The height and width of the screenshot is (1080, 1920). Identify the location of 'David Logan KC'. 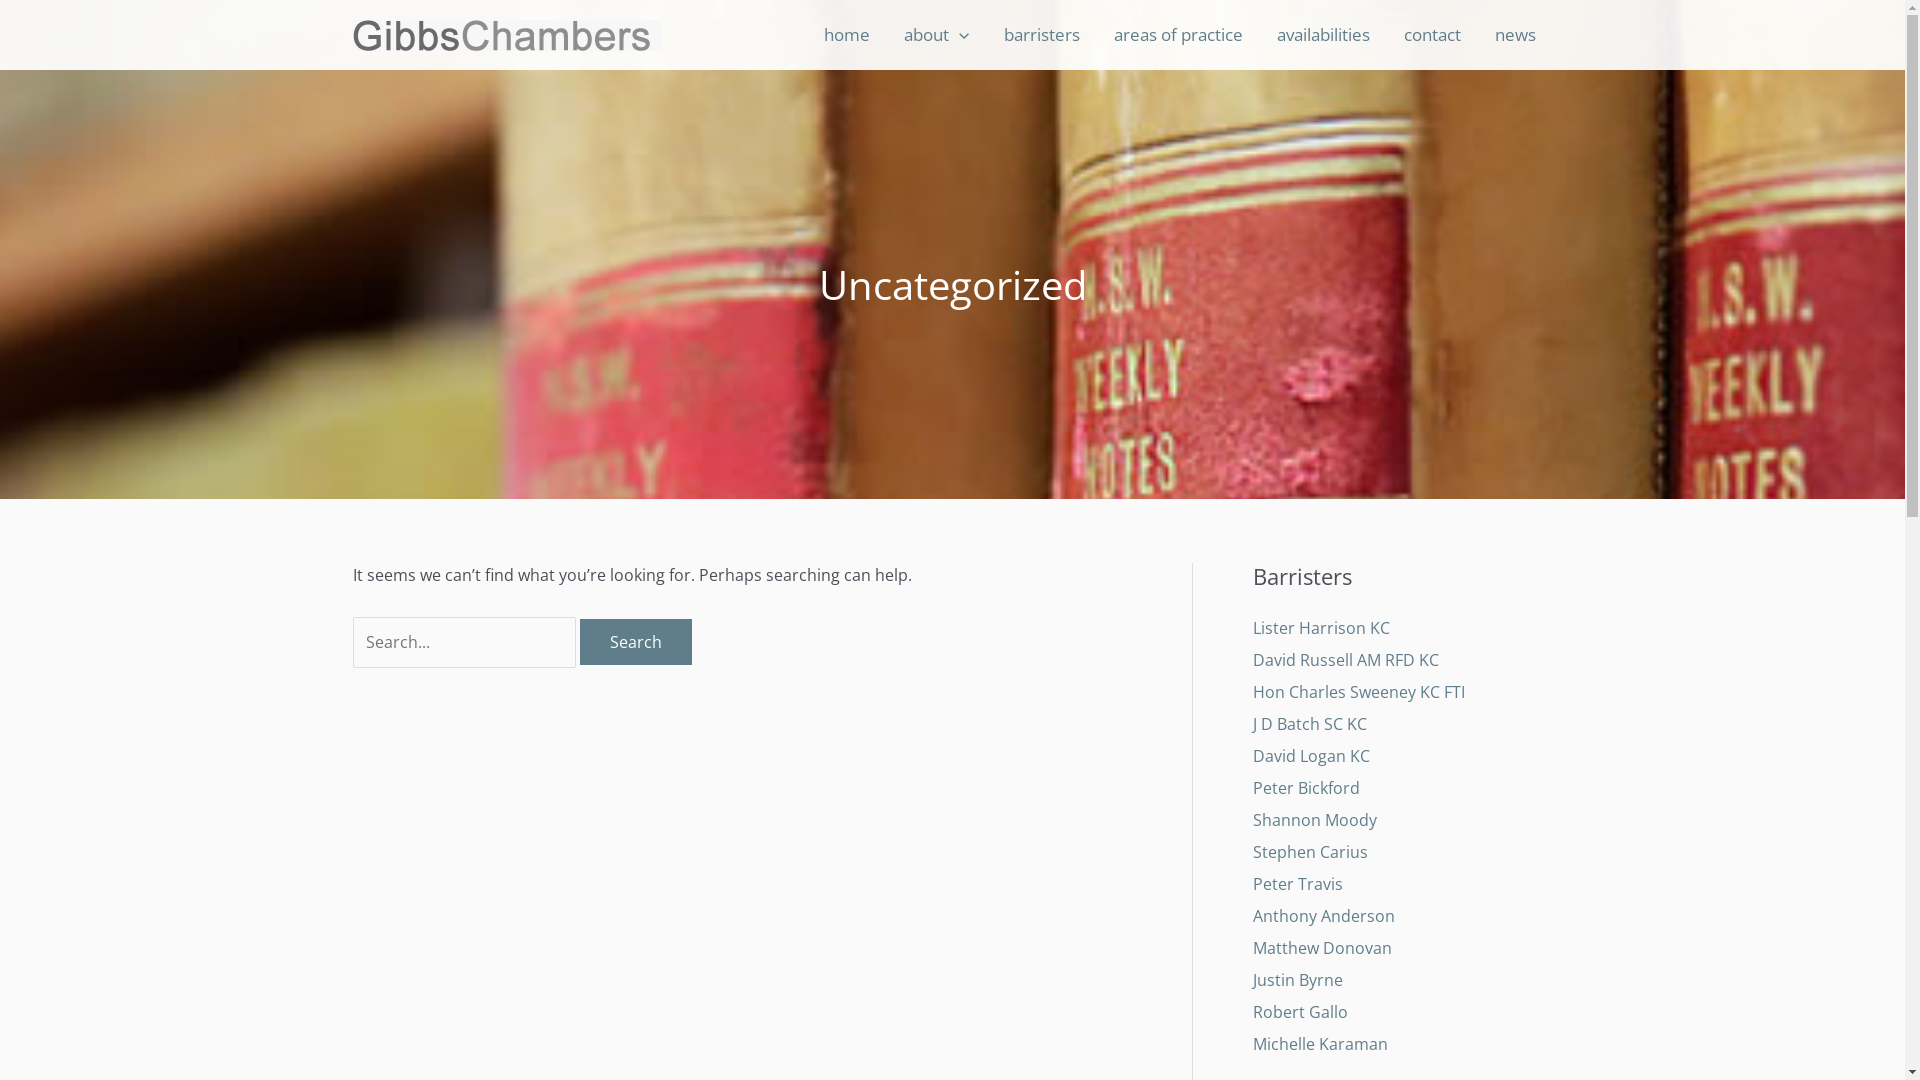
(1310, 756).